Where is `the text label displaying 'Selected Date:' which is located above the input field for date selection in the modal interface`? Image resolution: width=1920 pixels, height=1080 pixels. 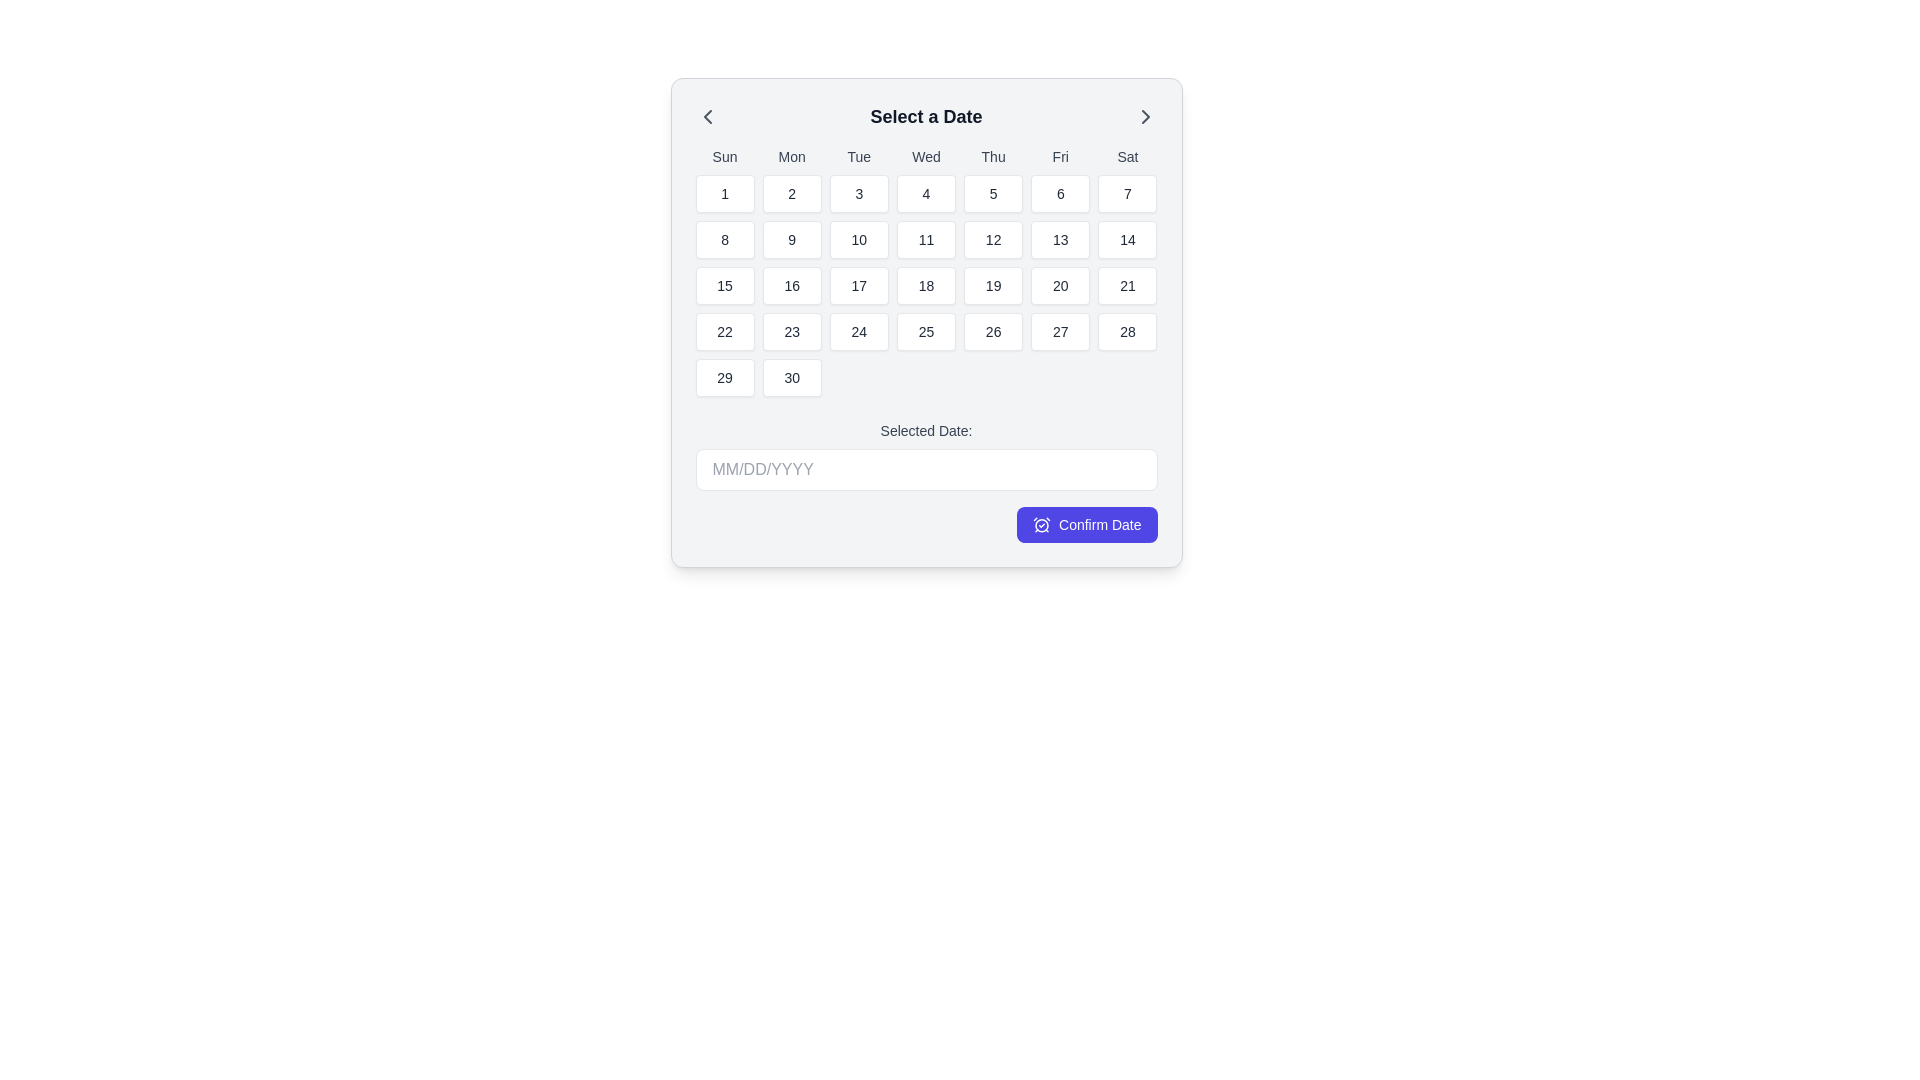 the text label displaying 'Selected Date:' which is located above the input field for date selection in the modal interface is located at coordinates (925, 430).